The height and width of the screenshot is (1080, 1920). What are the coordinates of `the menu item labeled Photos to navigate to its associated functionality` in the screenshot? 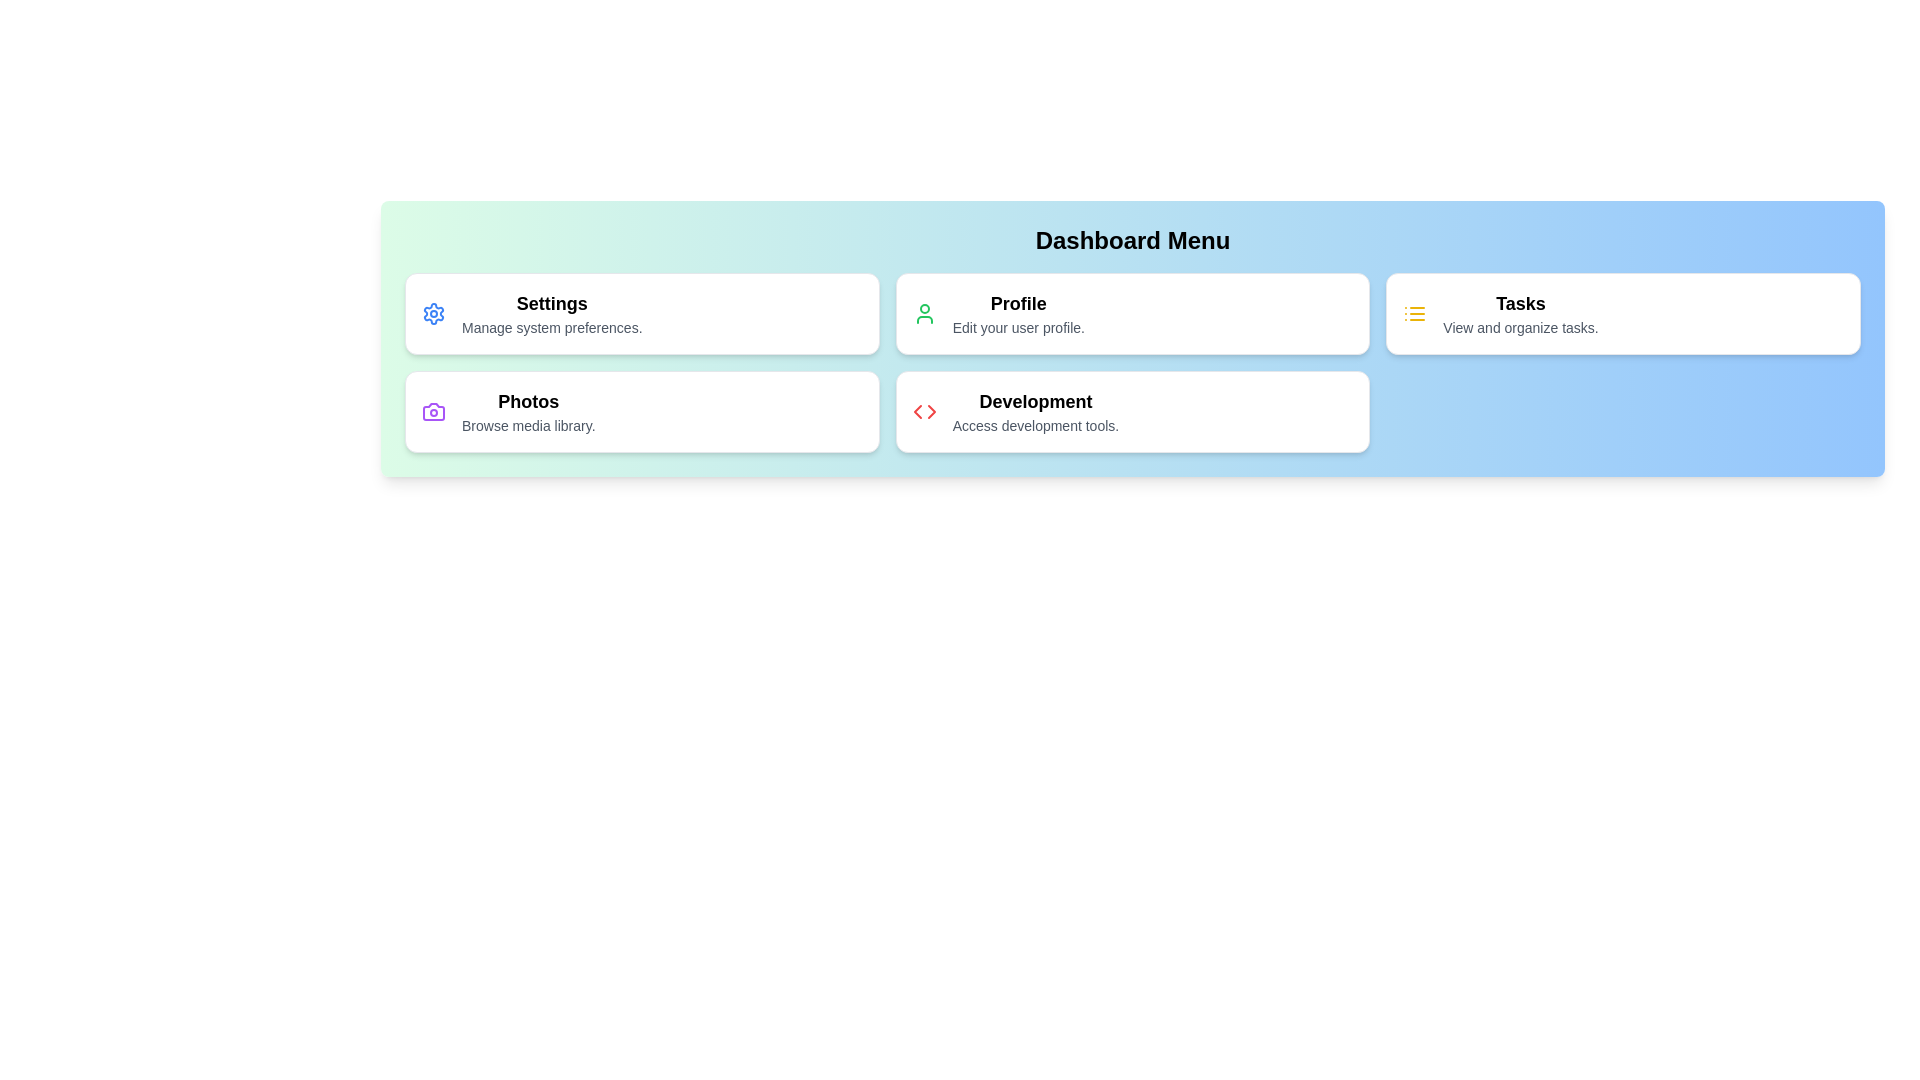 It's located at (642, 411).